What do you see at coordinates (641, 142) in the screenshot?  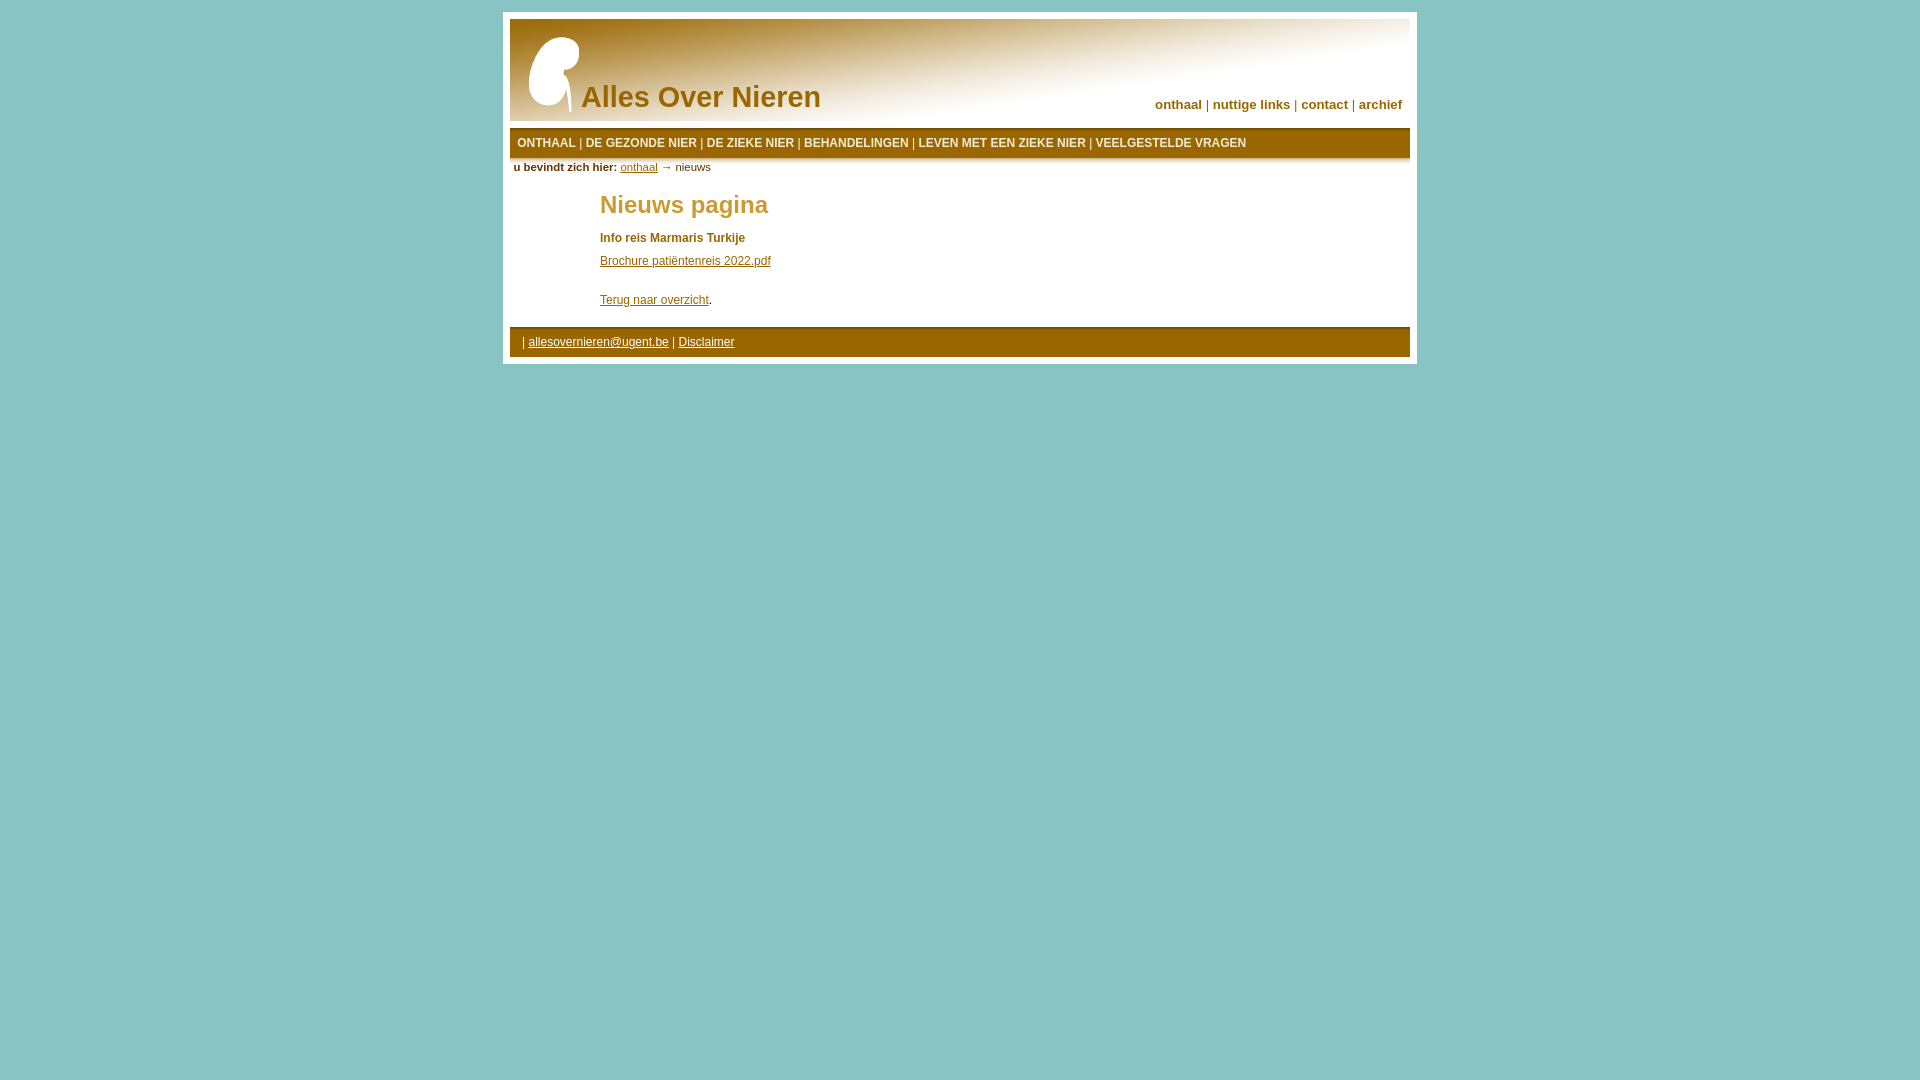 I see `'DE GEZONDE NIER'` at bounding box center [641, 142].